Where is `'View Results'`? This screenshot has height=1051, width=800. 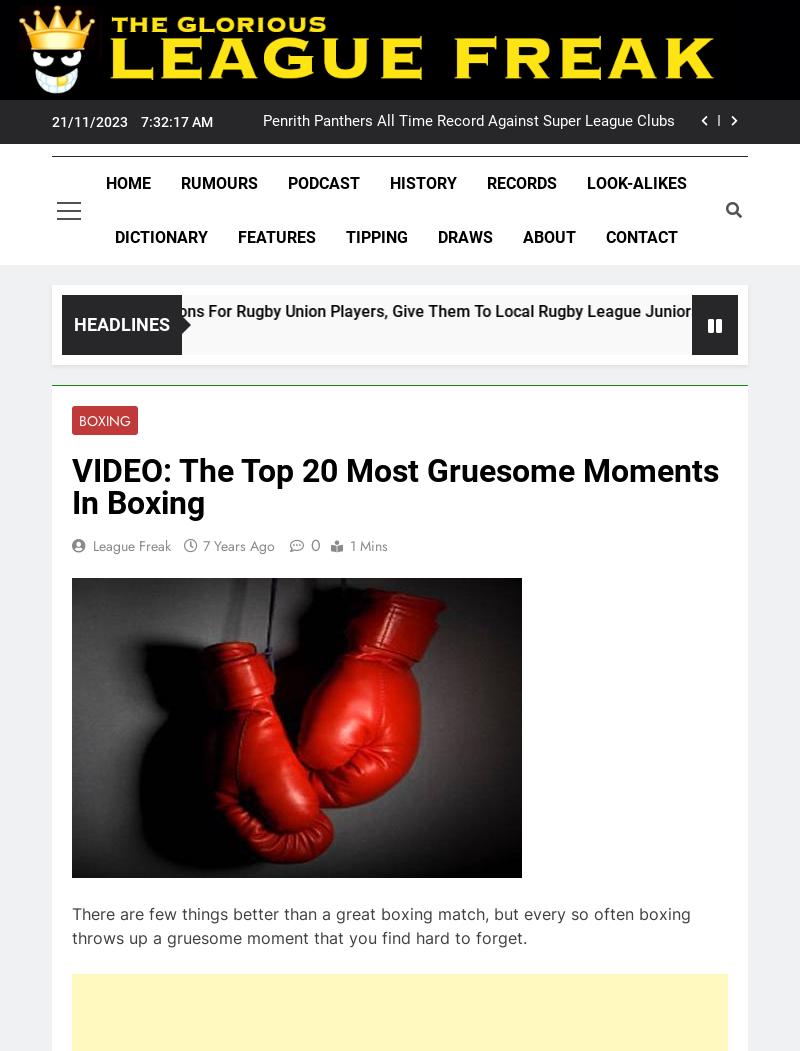 'View Results' is located at coordinates (400, 930).